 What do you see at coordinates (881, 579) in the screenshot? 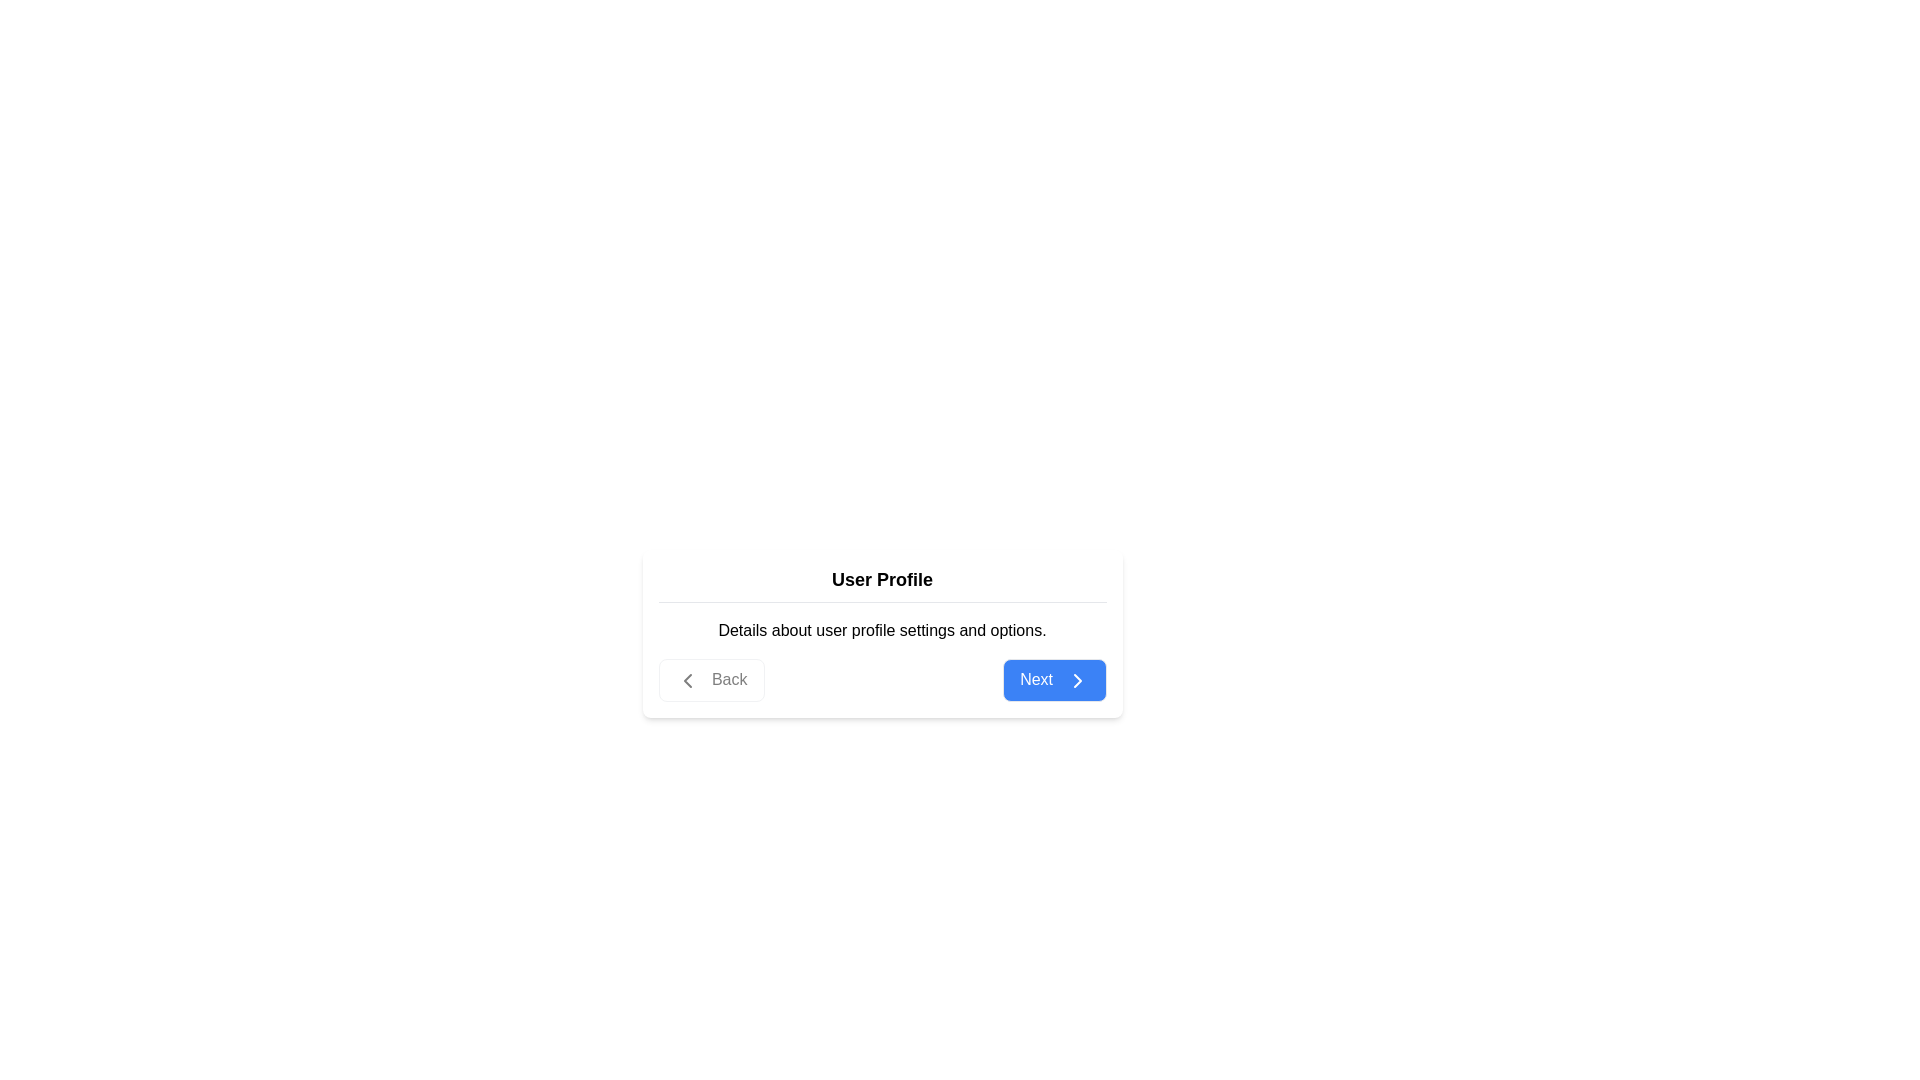
I see `the text label indicating 'User Profile' located at the top of the card-like section` at bounding box center [881, 579].